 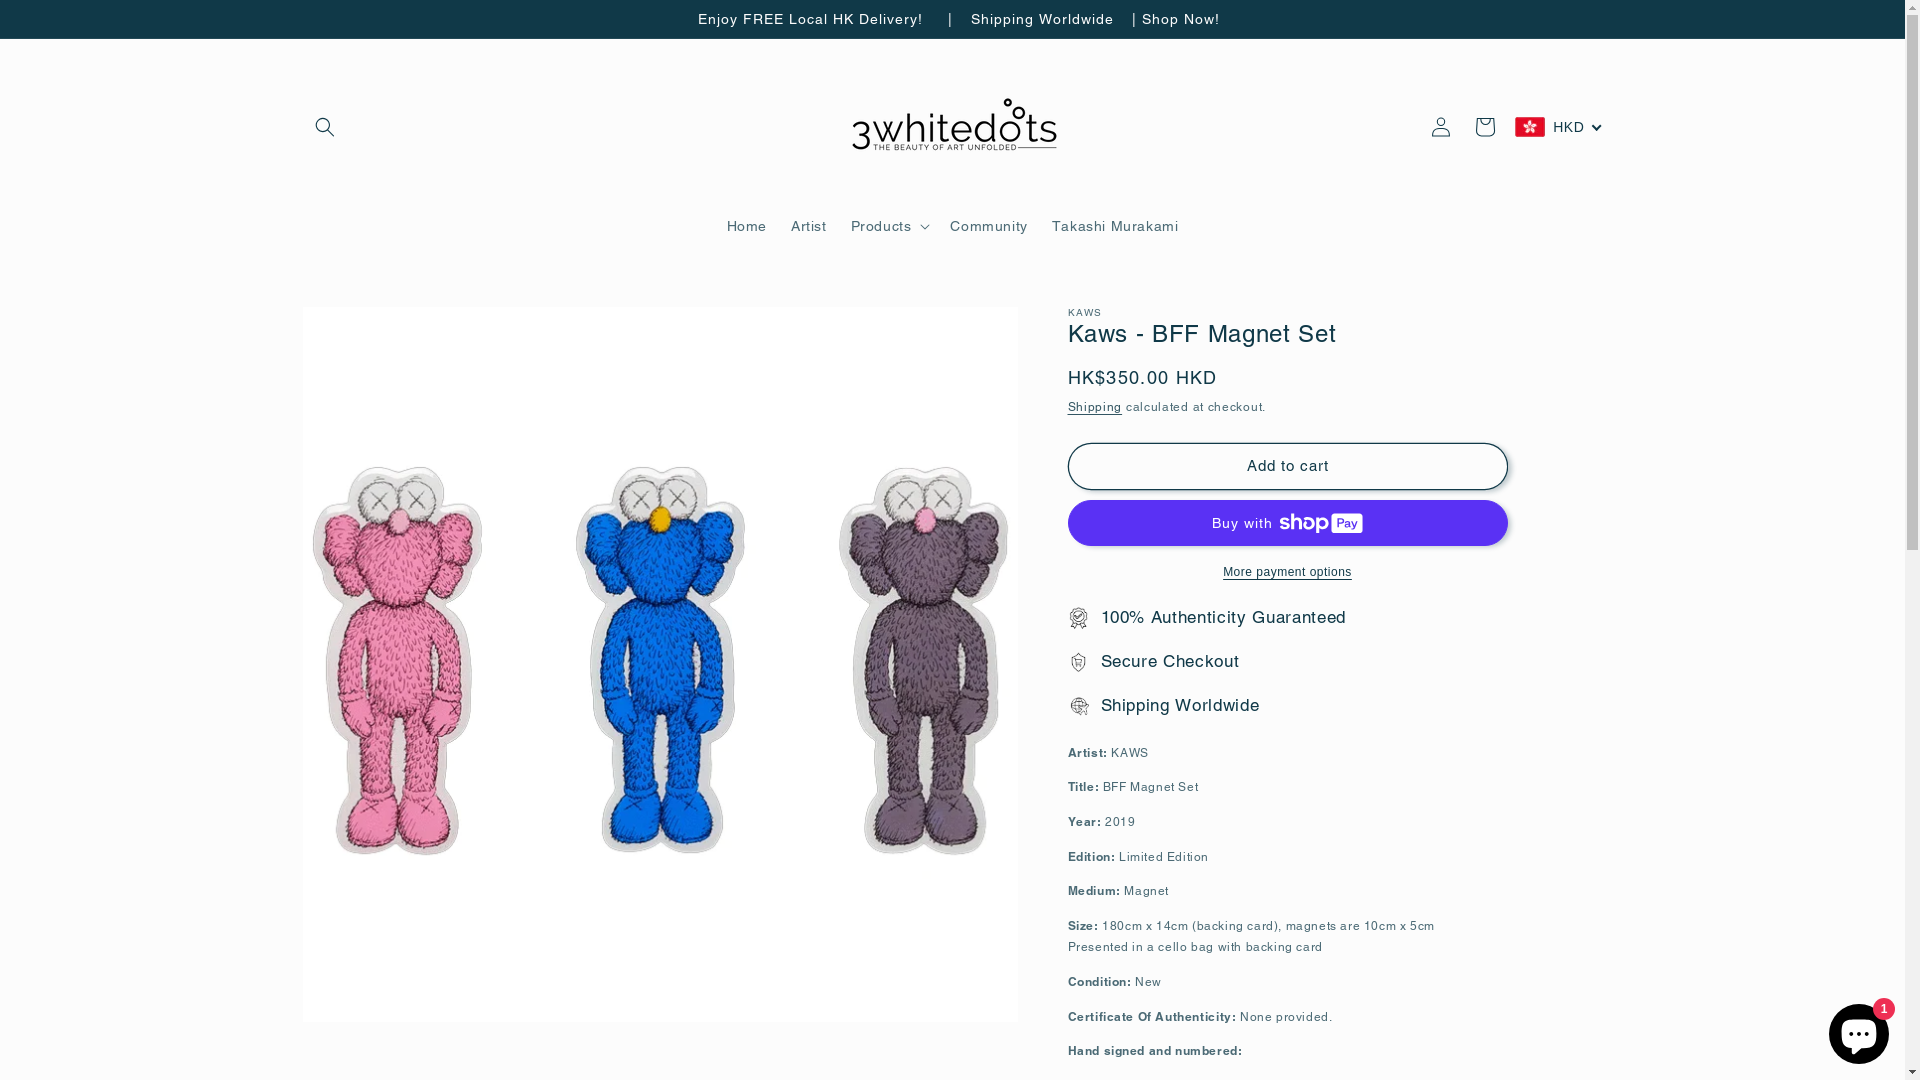 I want to click on 'Skip to product information', so click(x=363, y=328).